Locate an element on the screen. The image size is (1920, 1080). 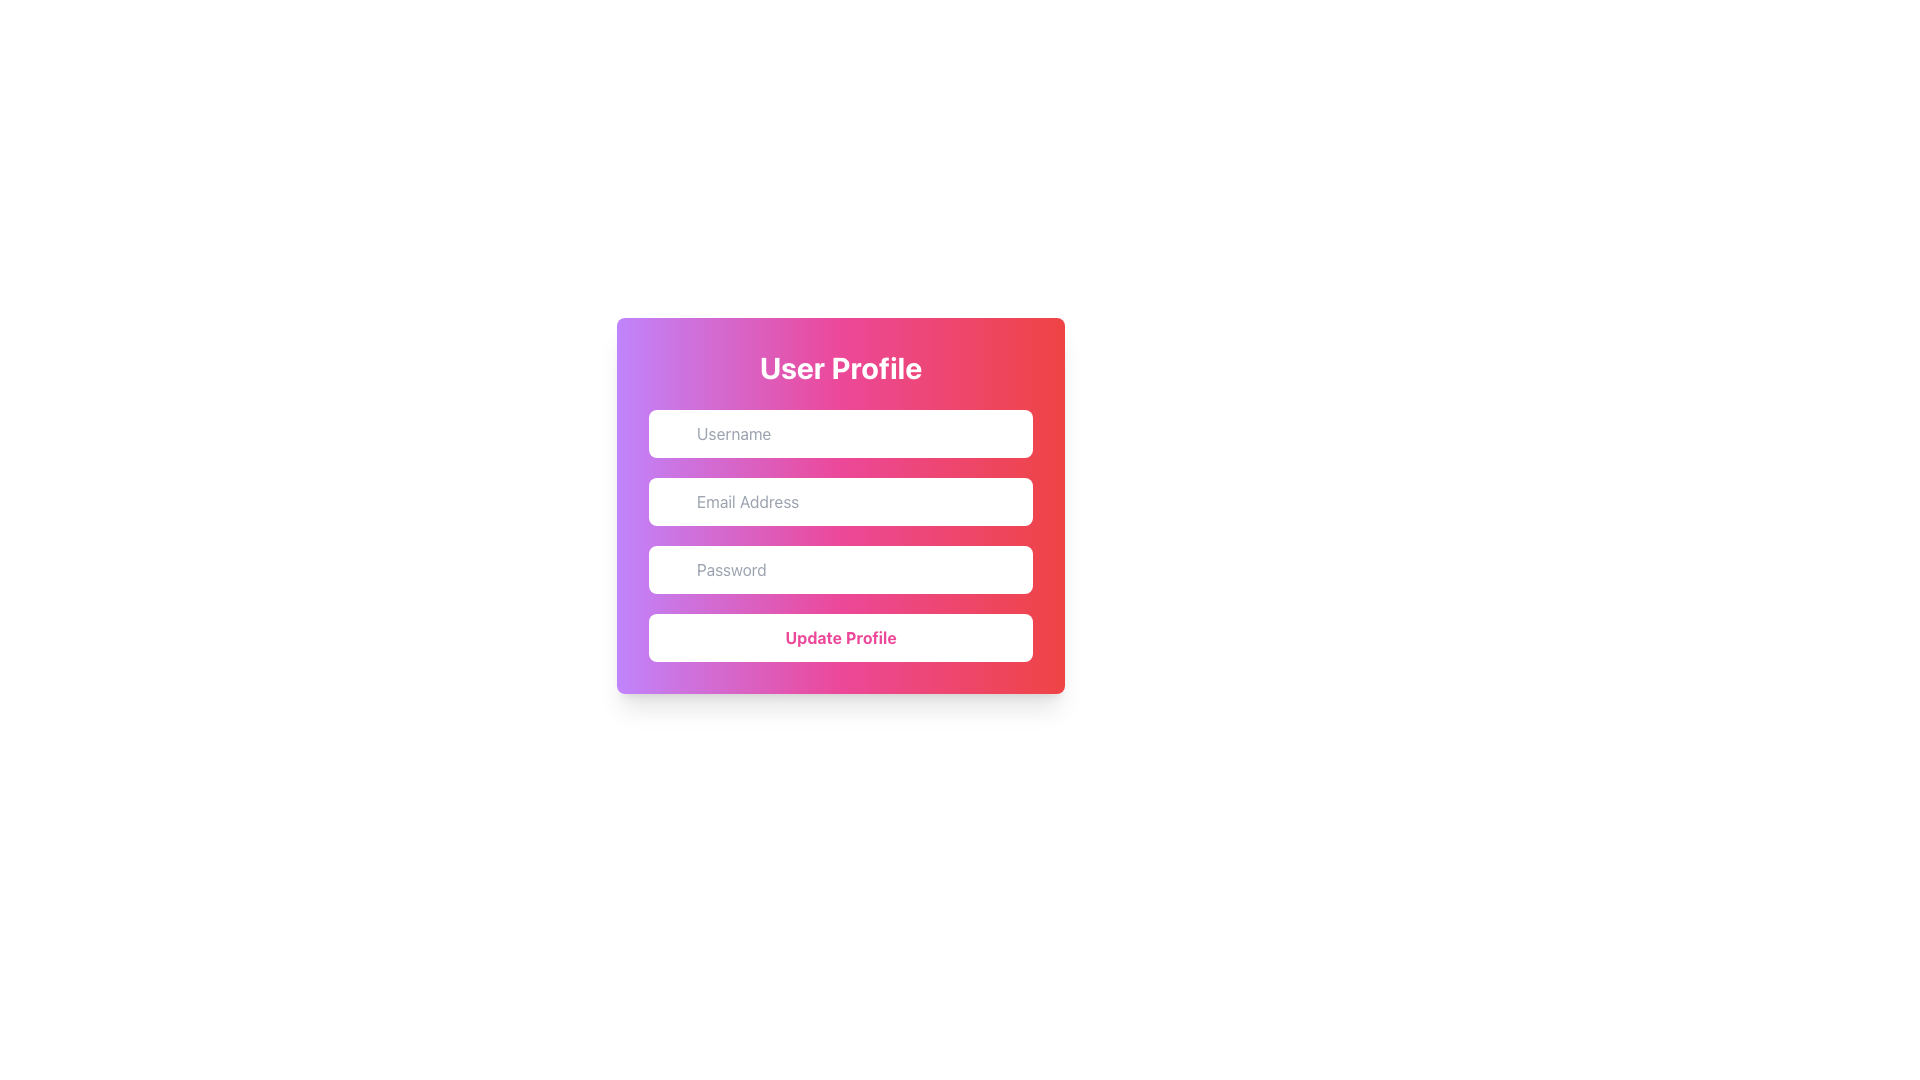
the second input box labeled 'Email Address' within the 'User Profile' card is located at coordinates (840, 504).